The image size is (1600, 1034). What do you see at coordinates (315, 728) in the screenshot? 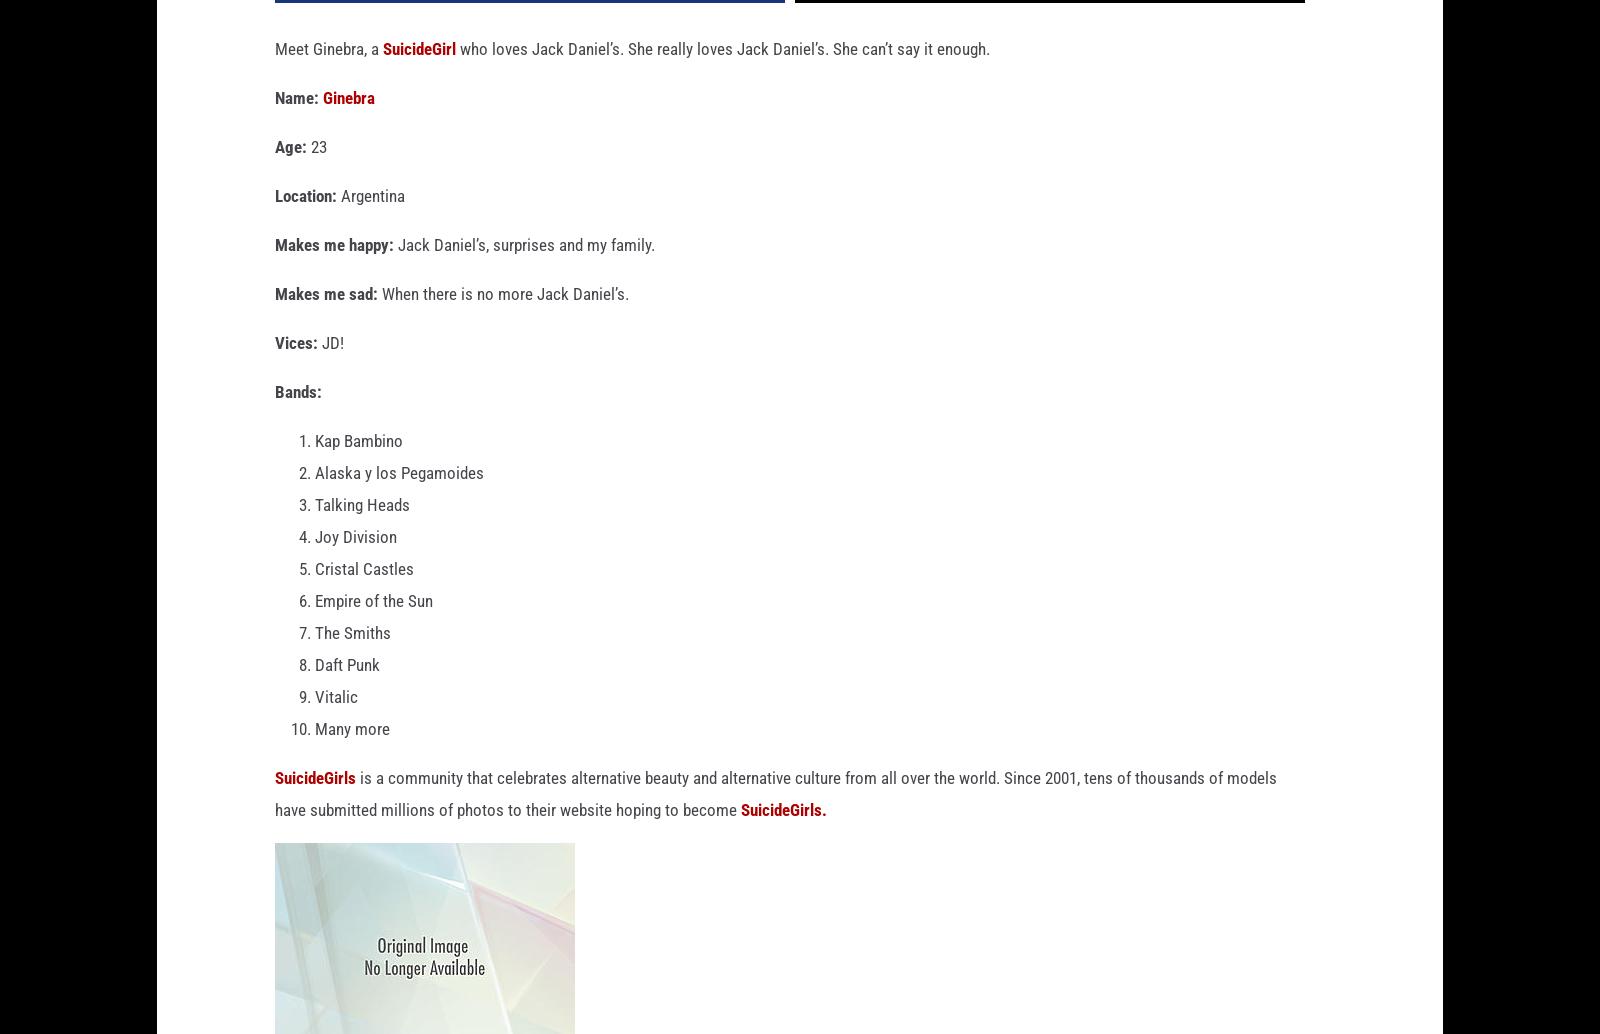
I see `'Vitalic'` at bounding box center [315, 728].